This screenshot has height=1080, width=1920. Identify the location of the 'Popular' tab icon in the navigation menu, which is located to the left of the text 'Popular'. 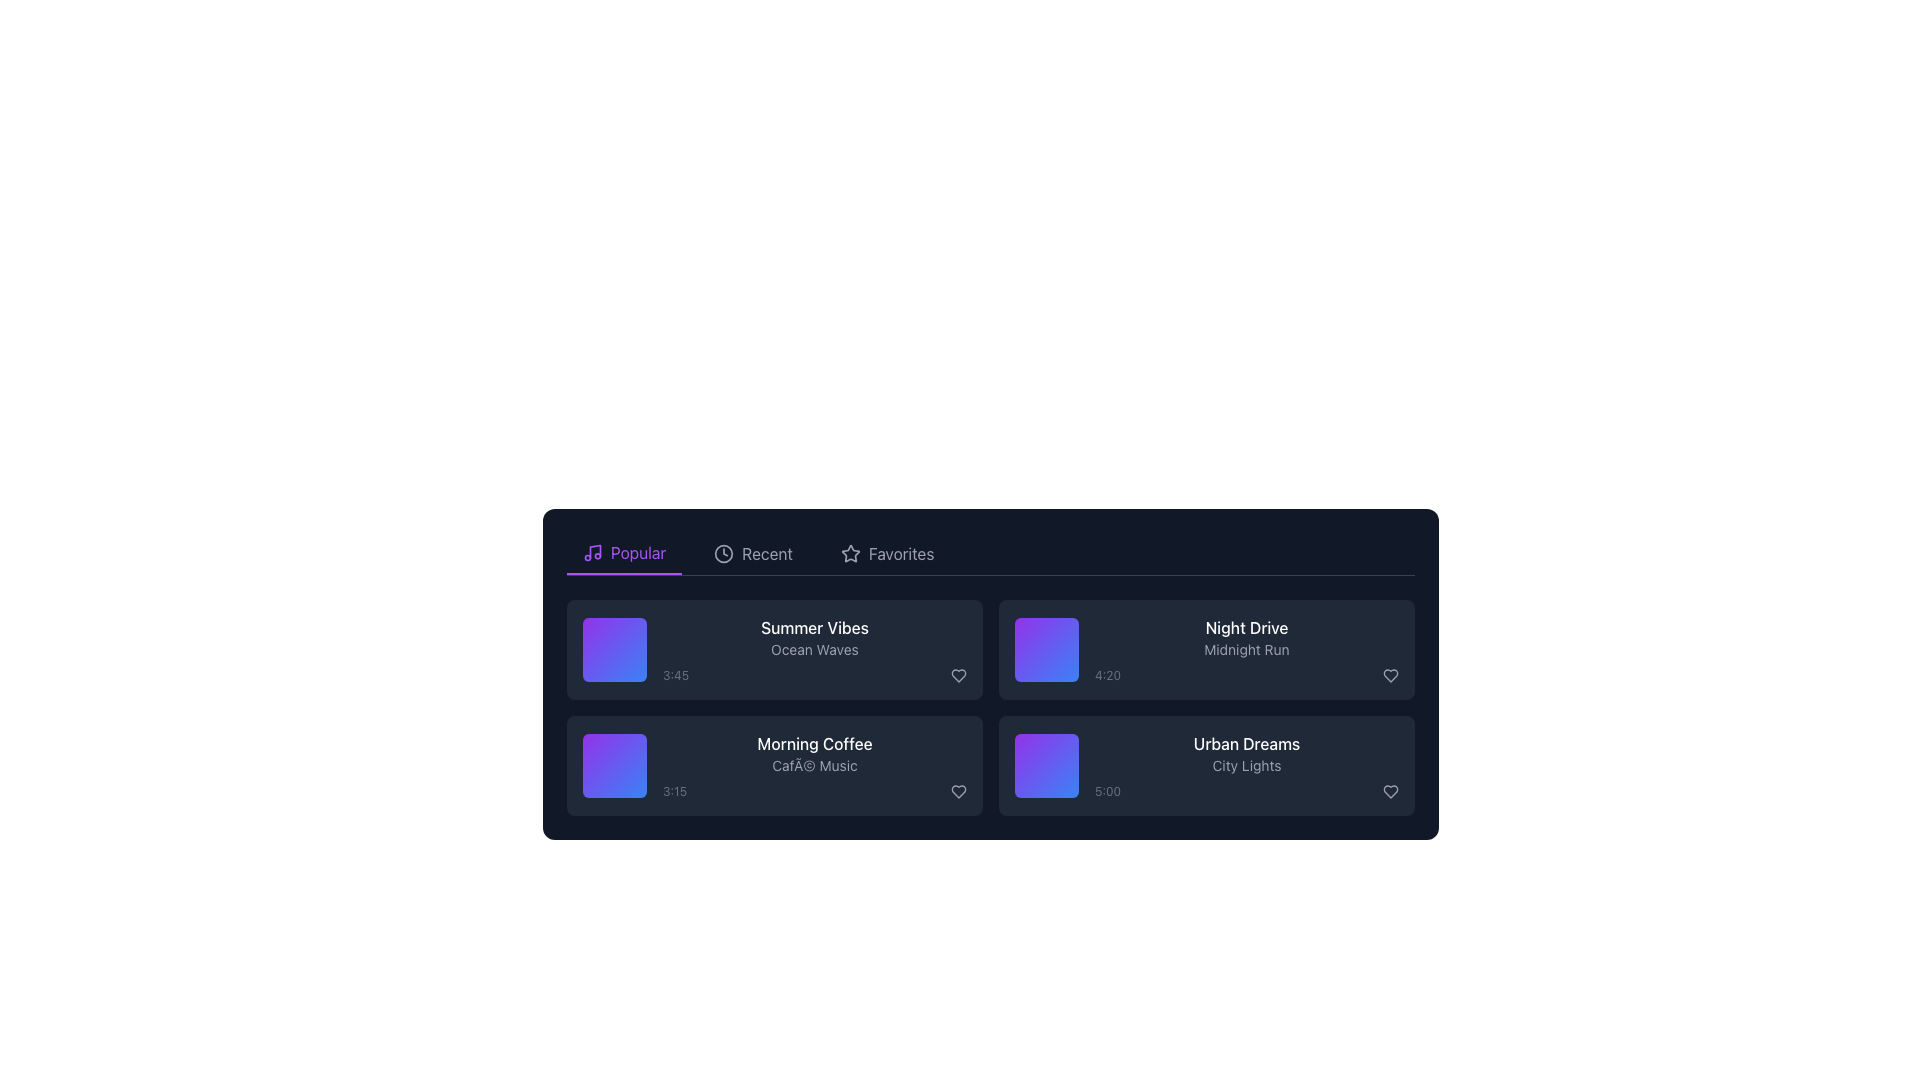
(592, 552).